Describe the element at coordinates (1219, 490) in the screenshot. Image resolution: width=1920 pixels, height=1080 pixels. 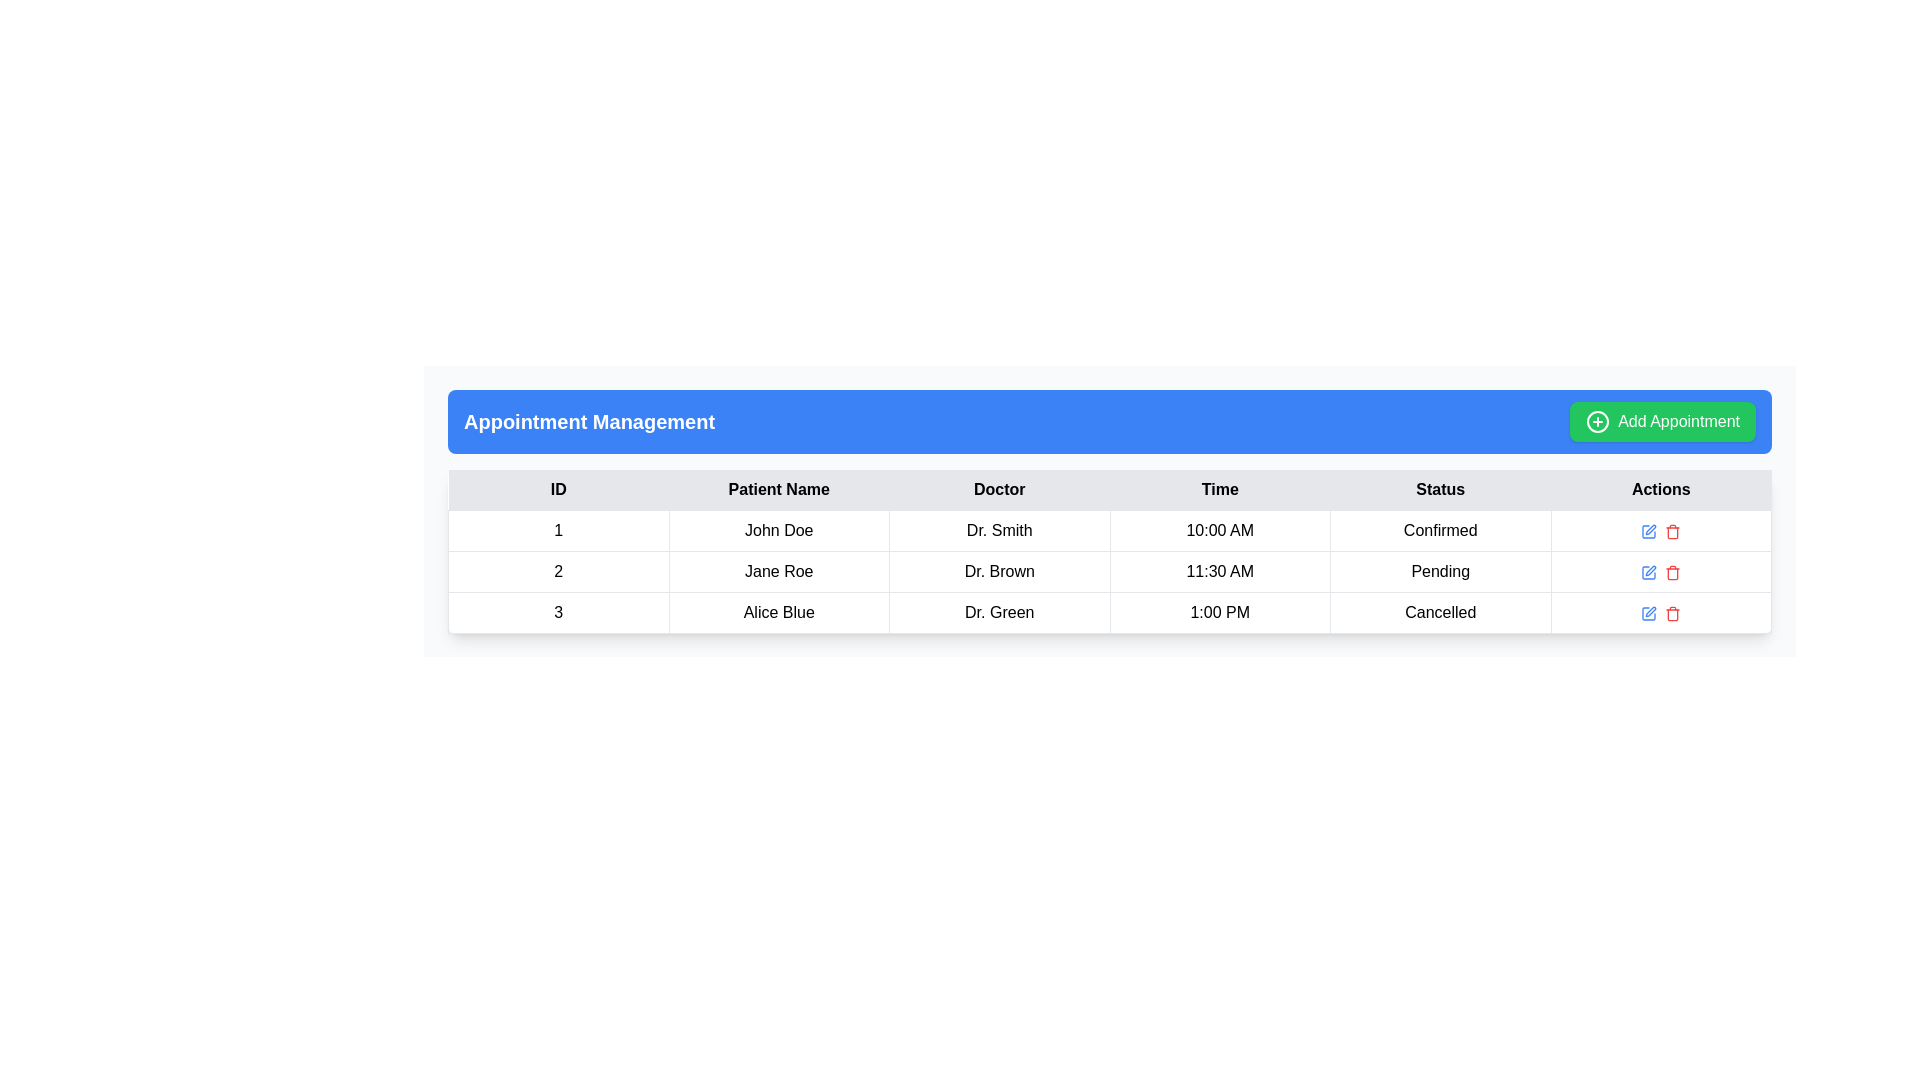
I see `the 'Time' column label in the table header, which is located in the fourth column after 'ID', 'Patient Name', and 'Doctor'` at that location.